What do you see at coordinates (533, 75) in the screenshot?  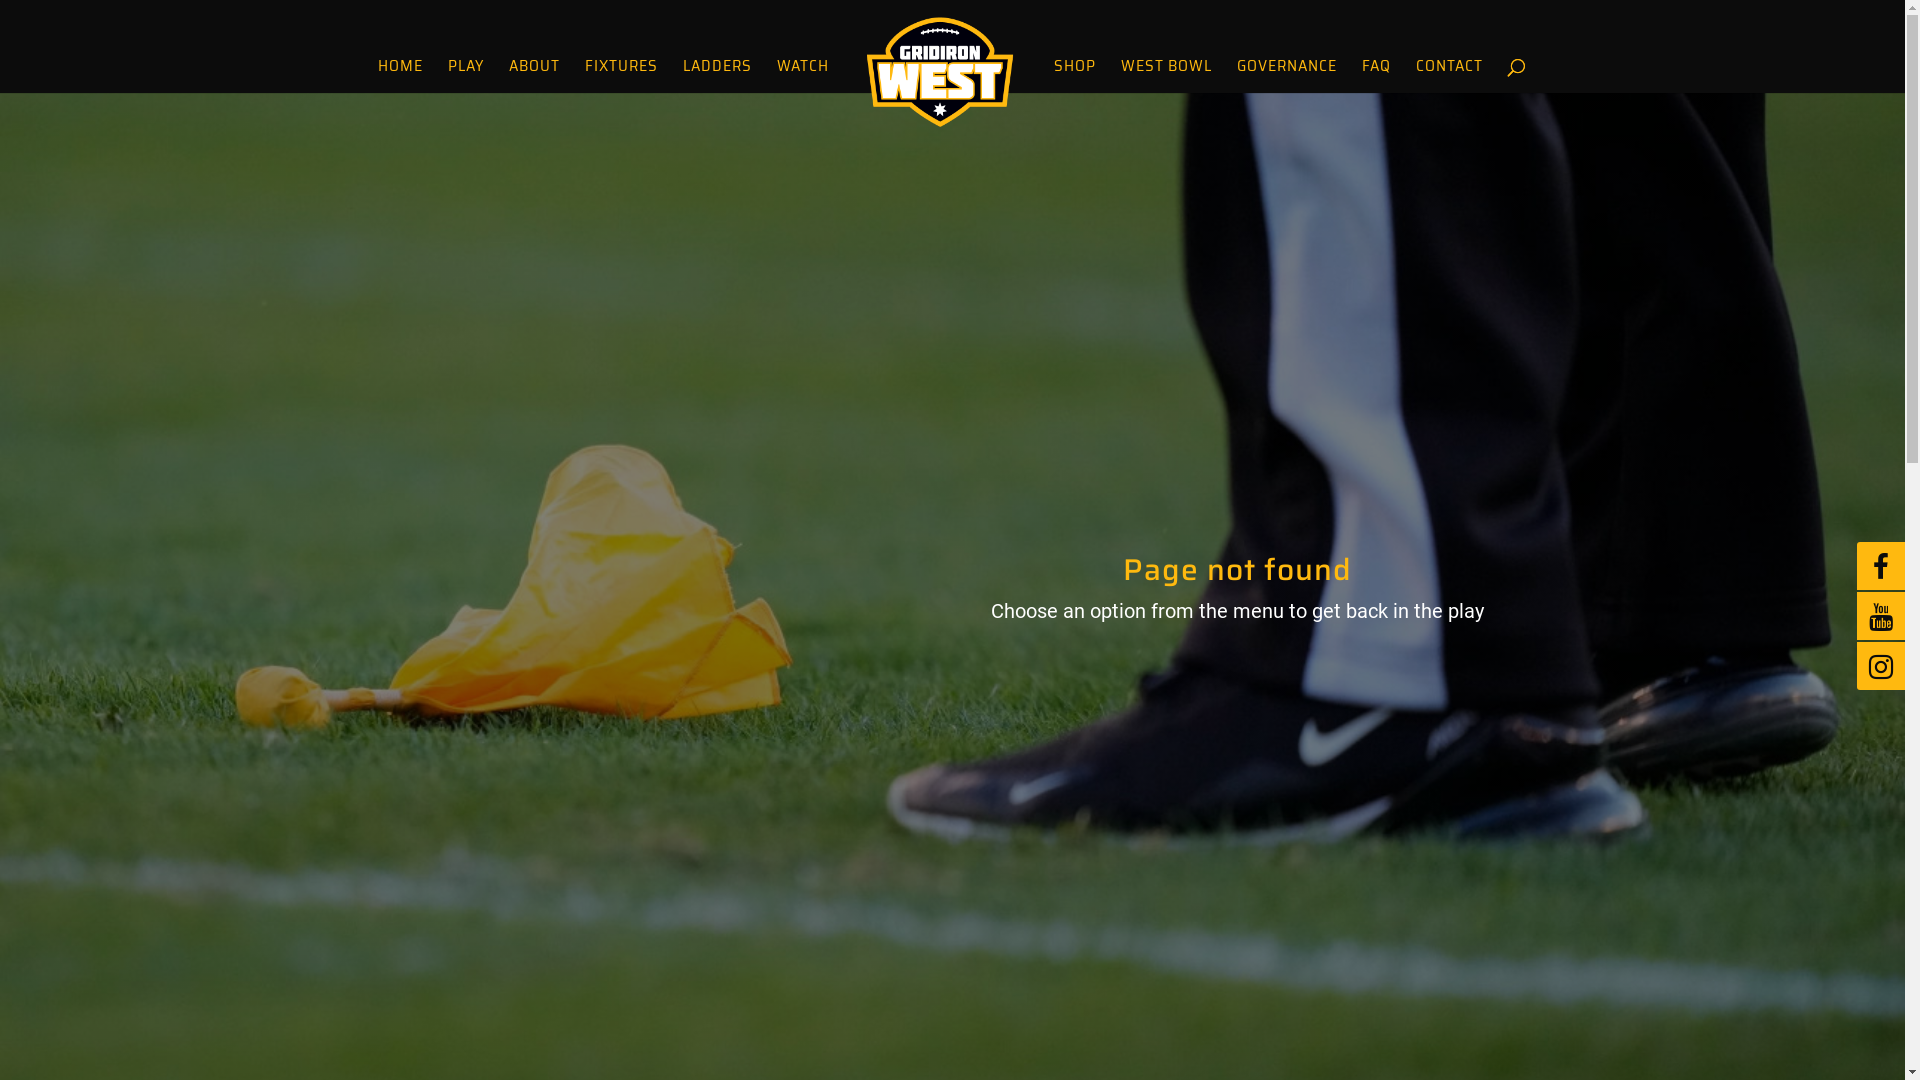 I see `'ABOUT'` at bounding box center [533, 75].